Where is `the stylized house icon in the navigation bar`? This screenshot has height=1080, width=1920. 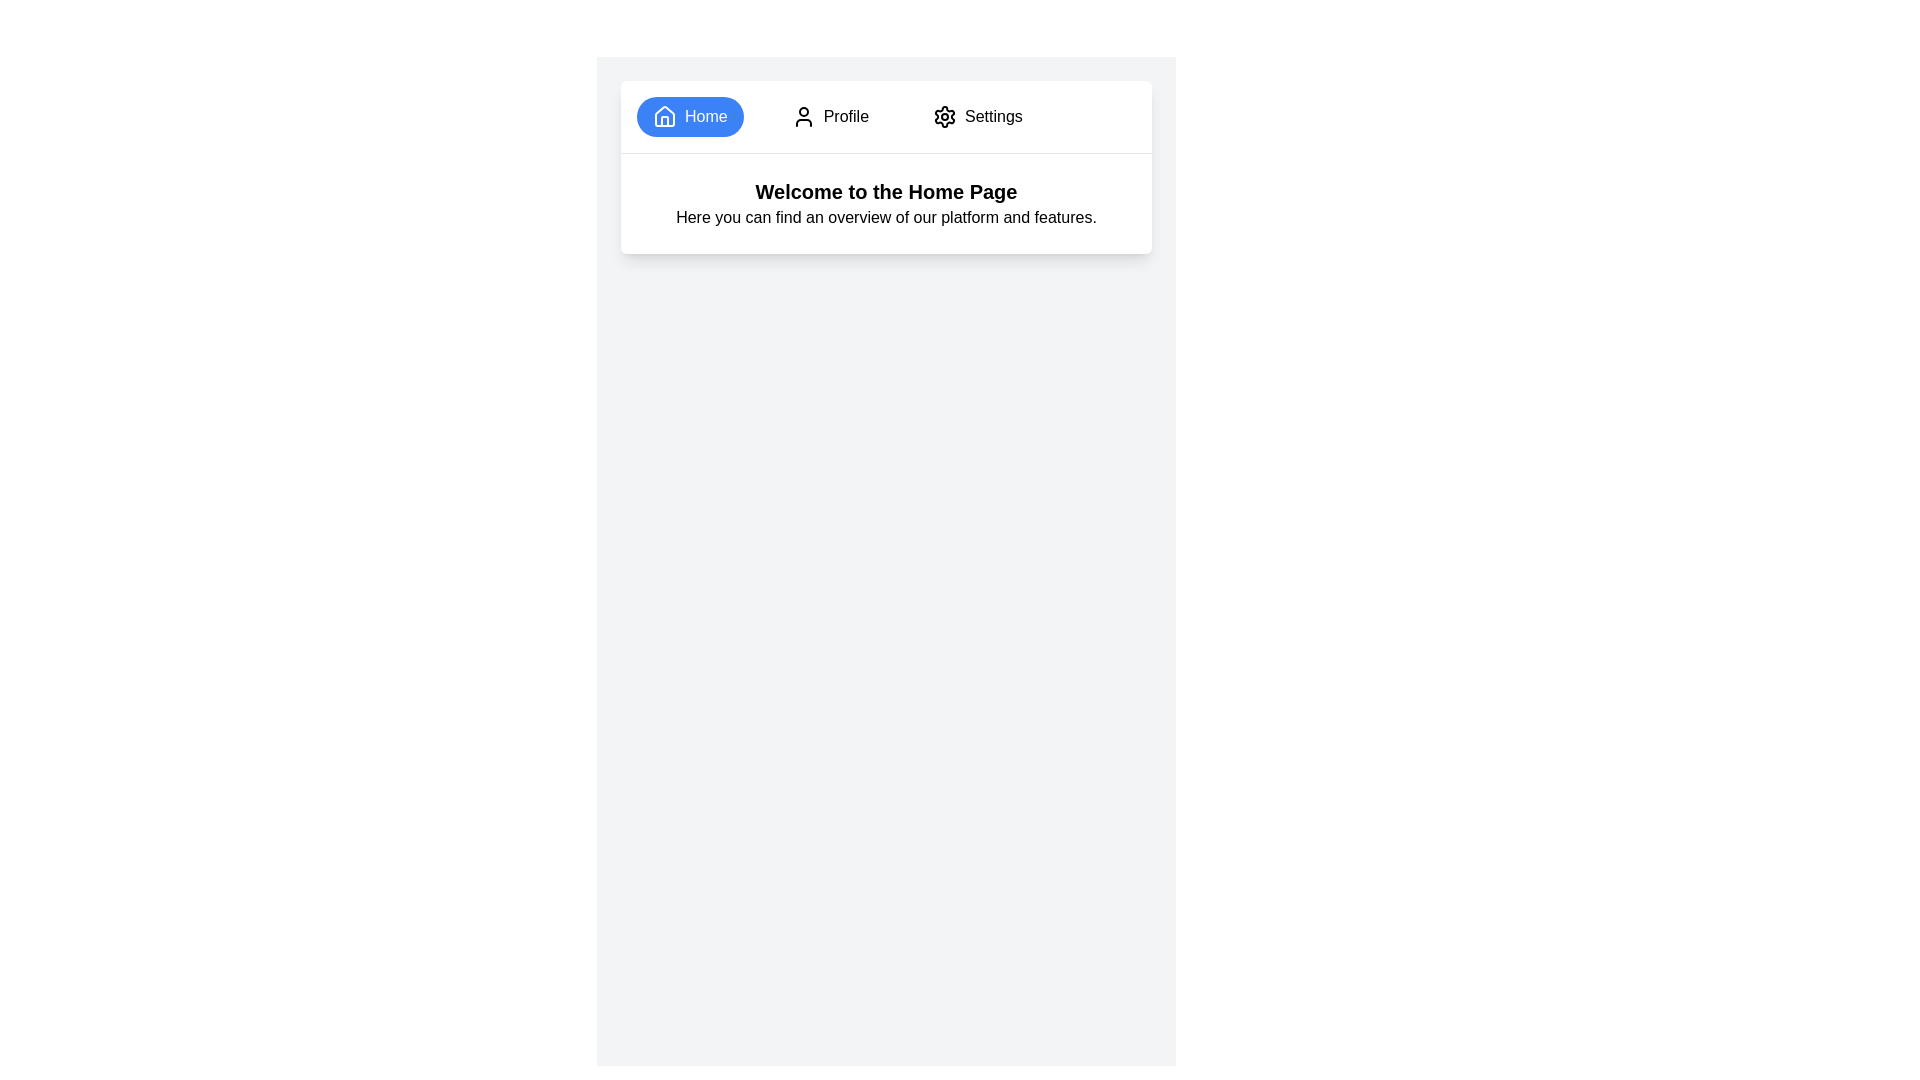 the stylized house icon in the navigation bar is located at coordinates (665, 115).